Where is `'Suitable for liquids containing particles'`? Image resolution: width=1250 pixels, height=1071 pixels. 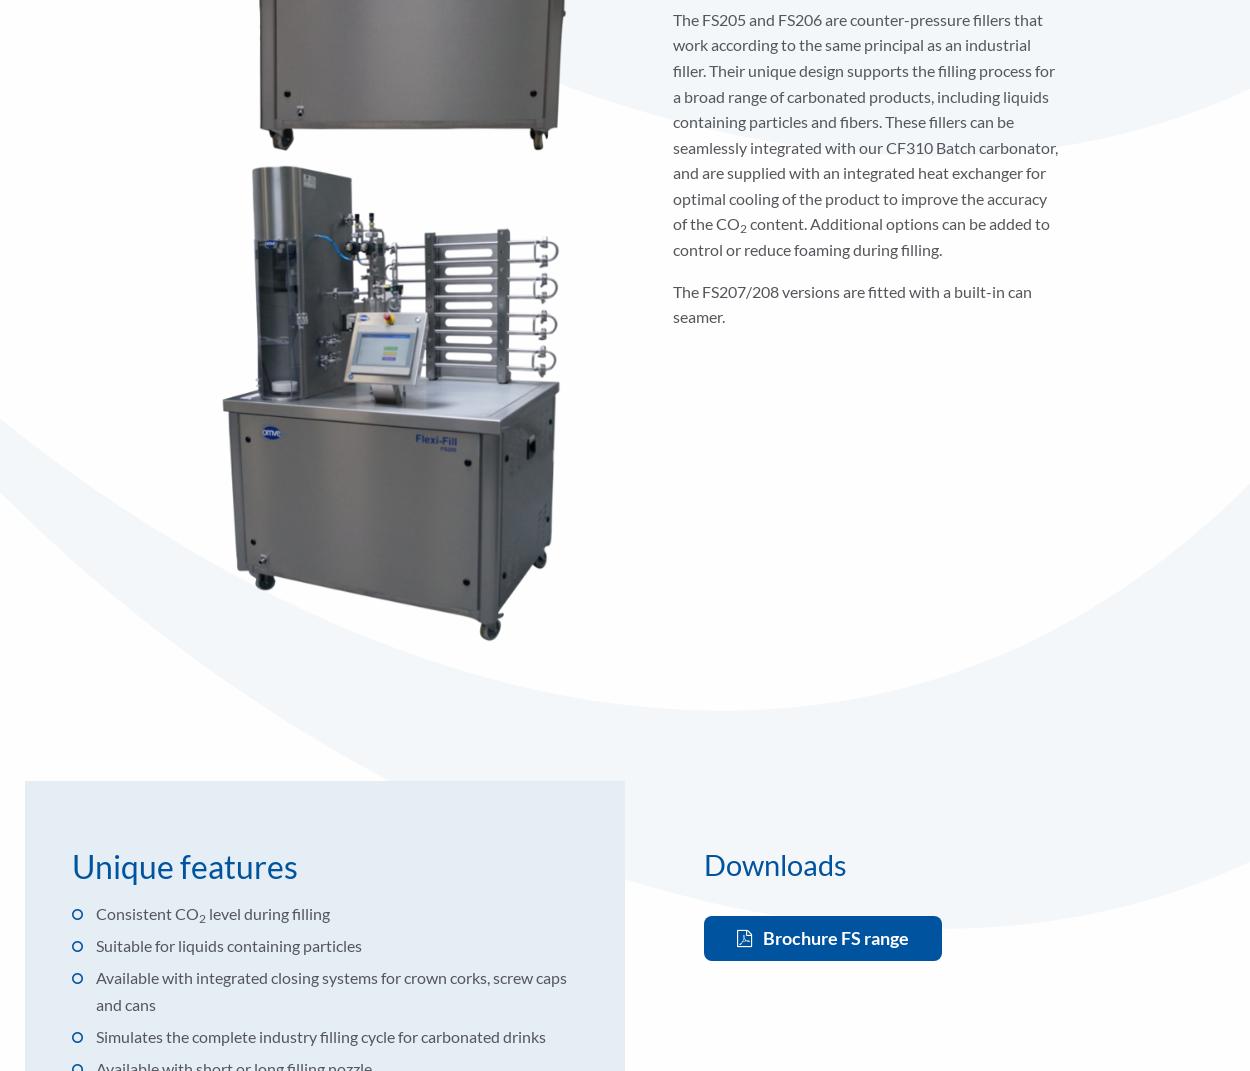
'Suitable for liquids containing particles' is located at coordinates (228, 944).